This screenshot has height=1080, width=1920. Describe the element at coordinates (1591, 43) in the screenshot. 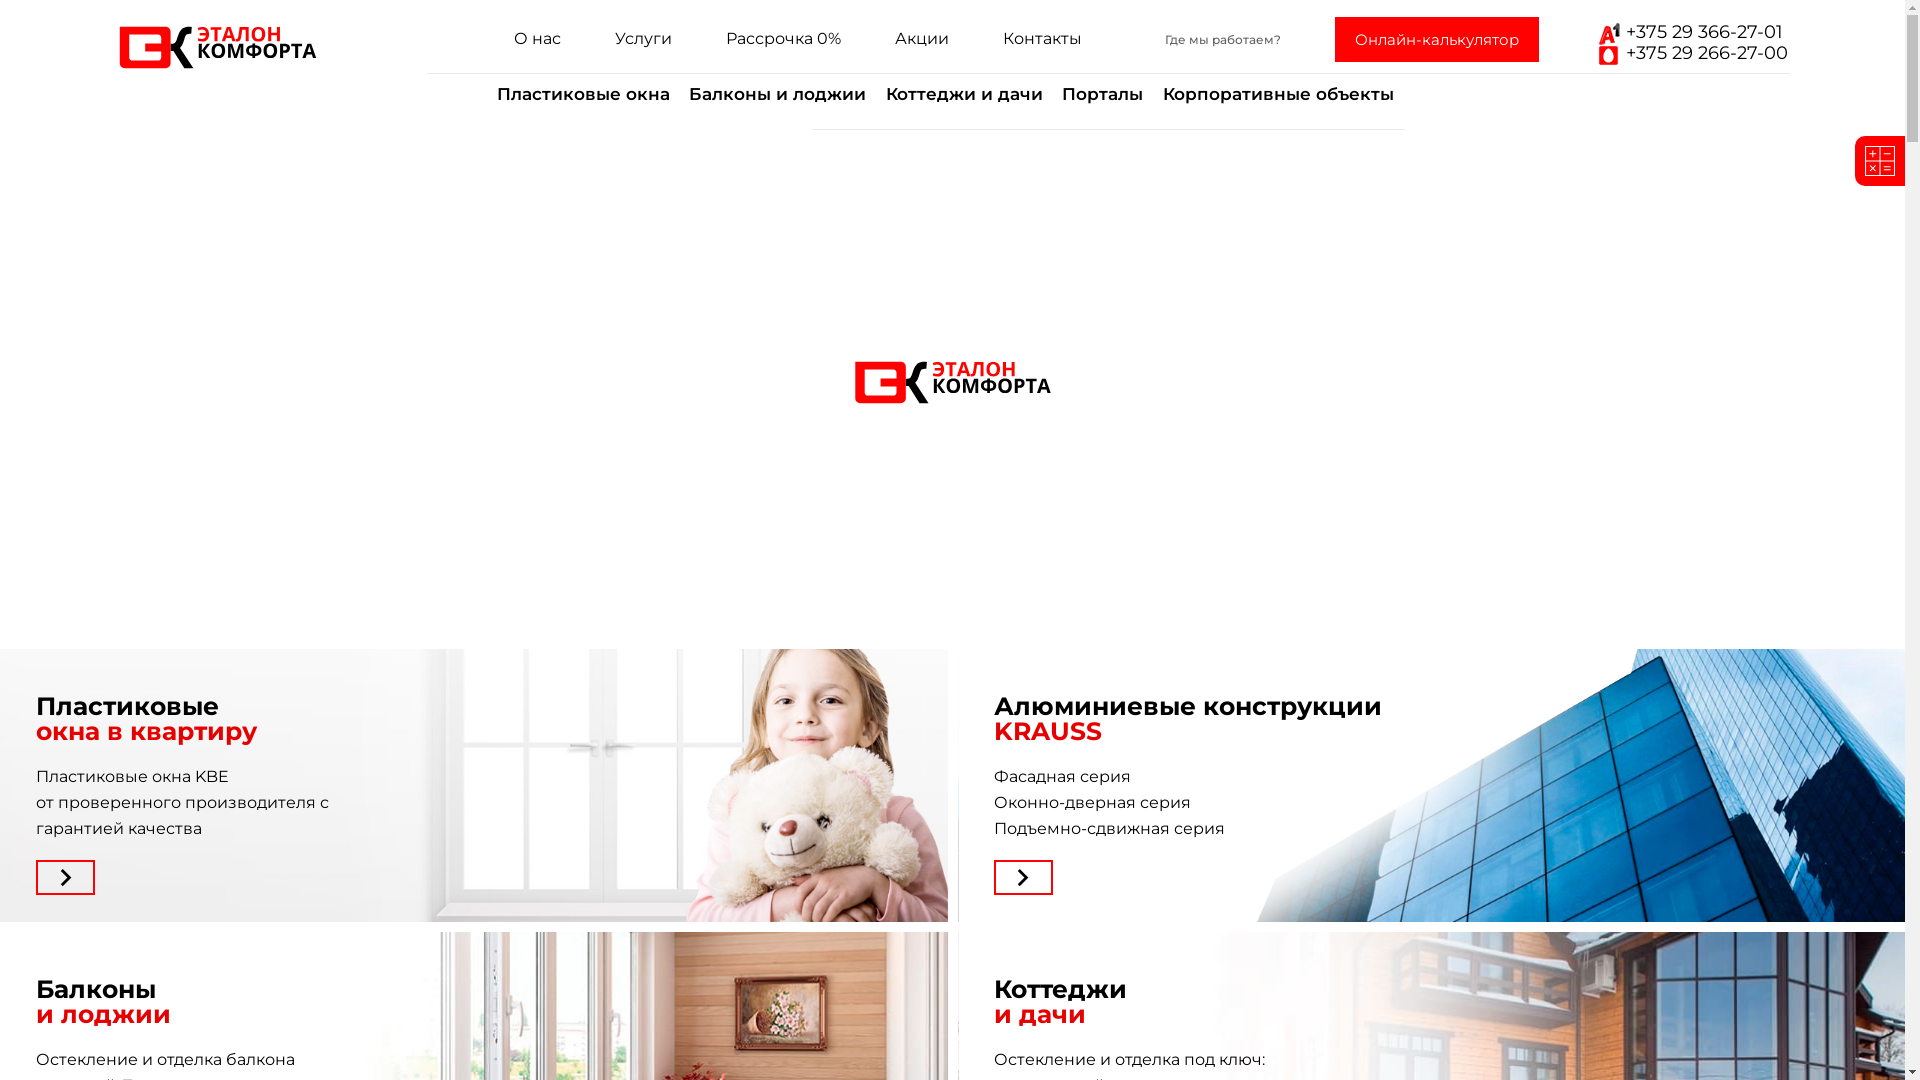

I see `'+375 29 366-27-01` at that location.